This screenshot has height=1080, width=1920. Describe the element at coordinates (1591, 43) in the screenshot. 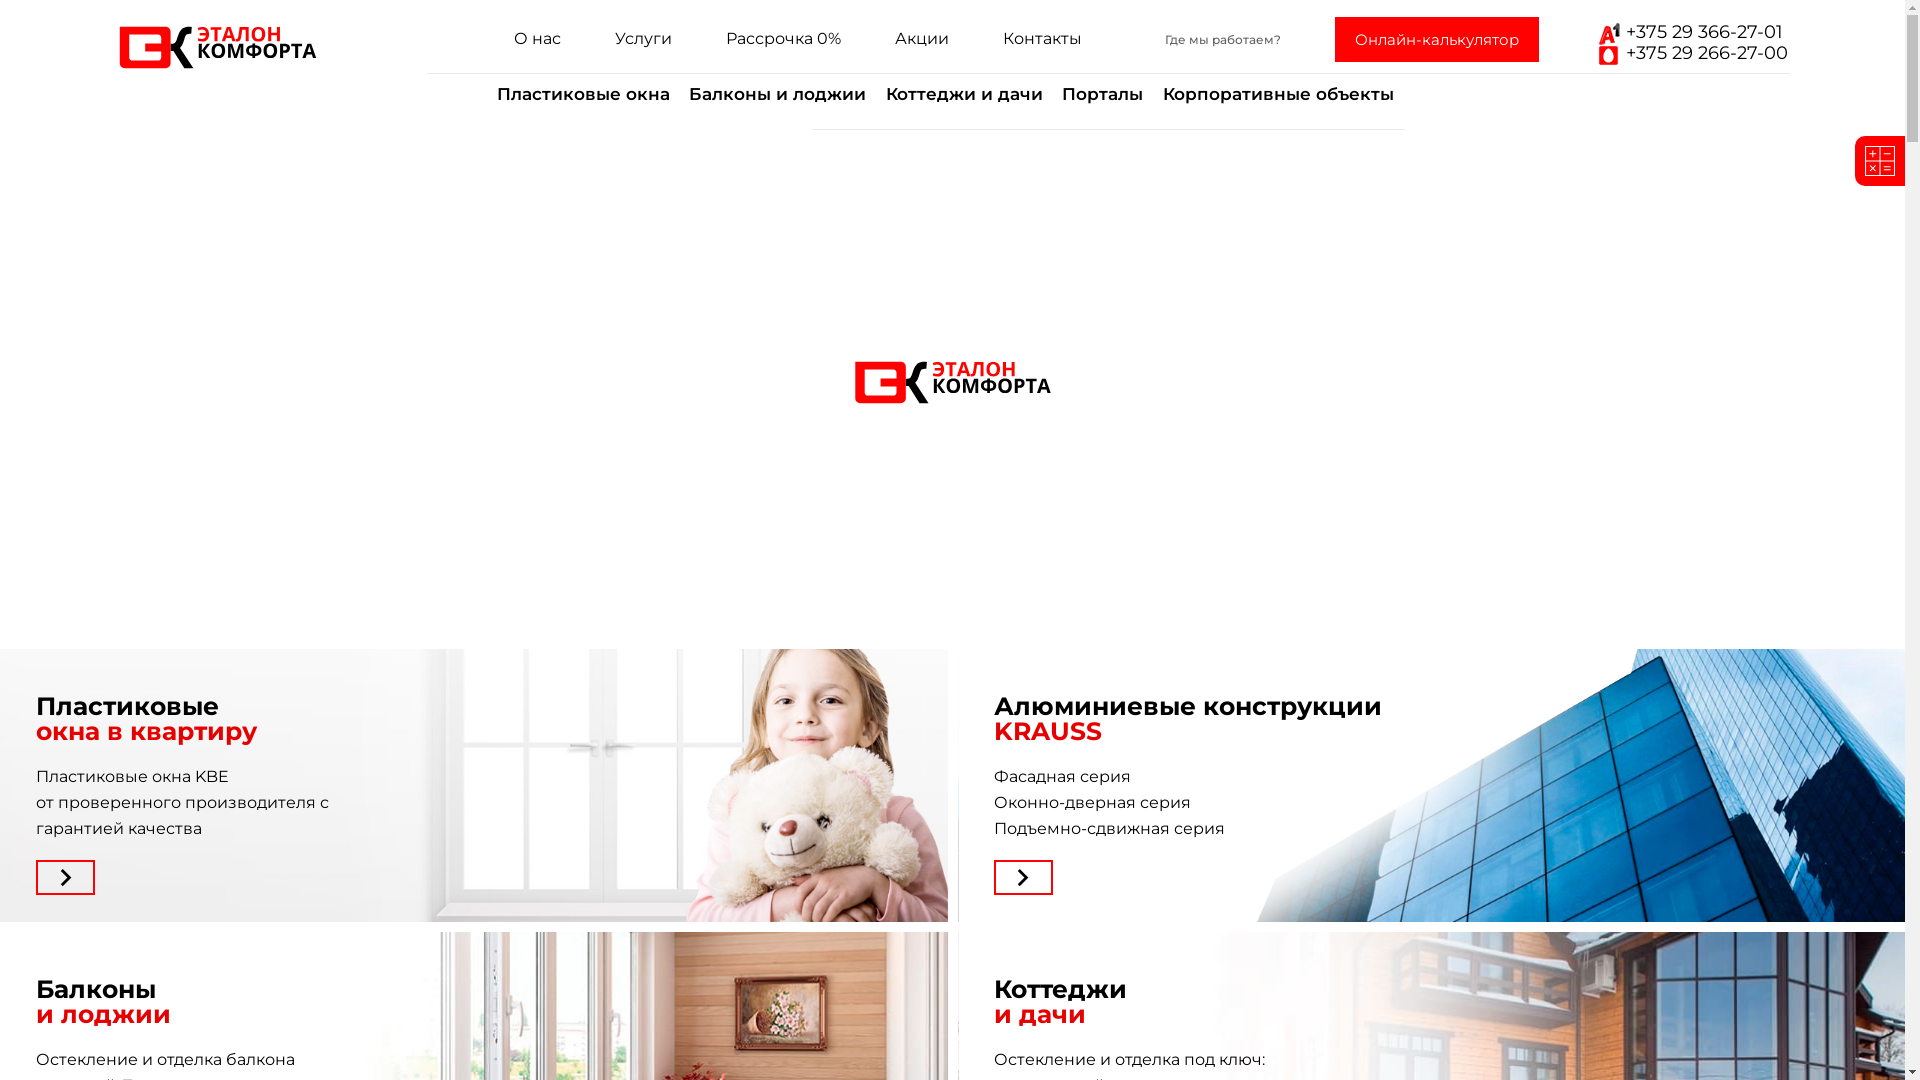

I see `'+375 29 366-27-01` at that location.